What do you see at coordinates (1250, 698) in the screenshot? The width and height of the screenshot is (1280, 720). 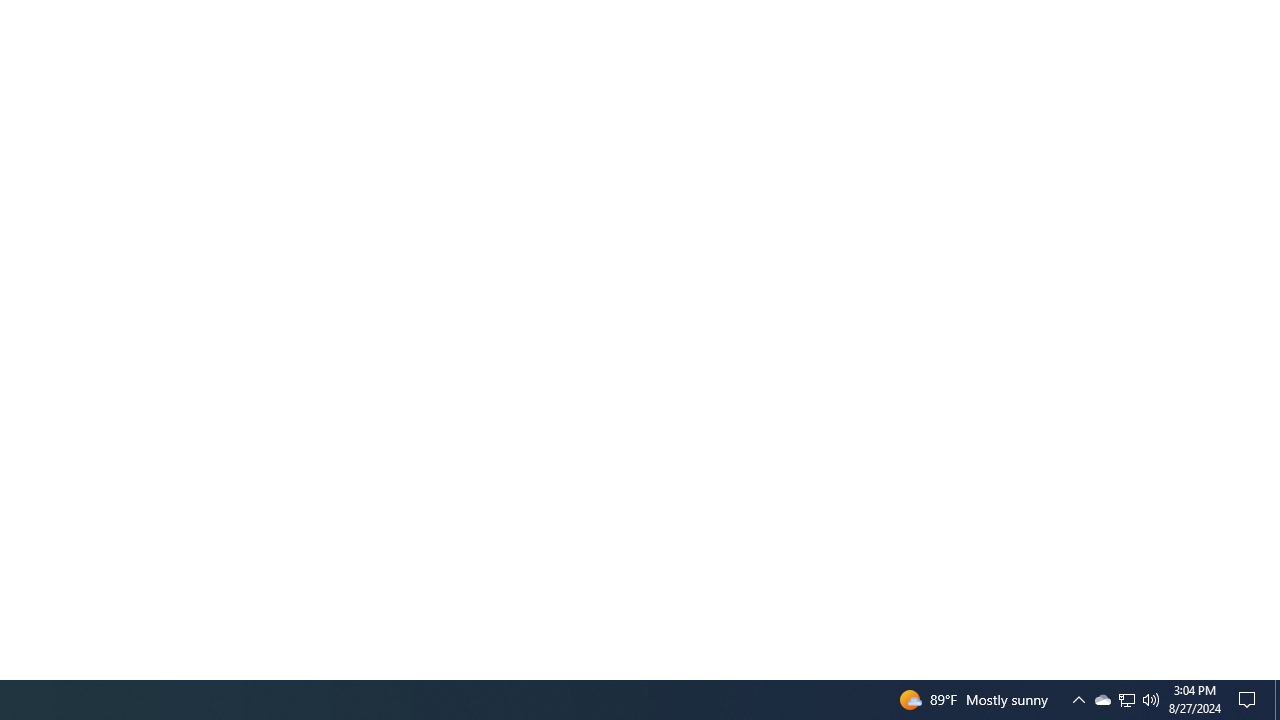 I see `'Action Center, No new notifications'` at bounding box center [1250, 698].